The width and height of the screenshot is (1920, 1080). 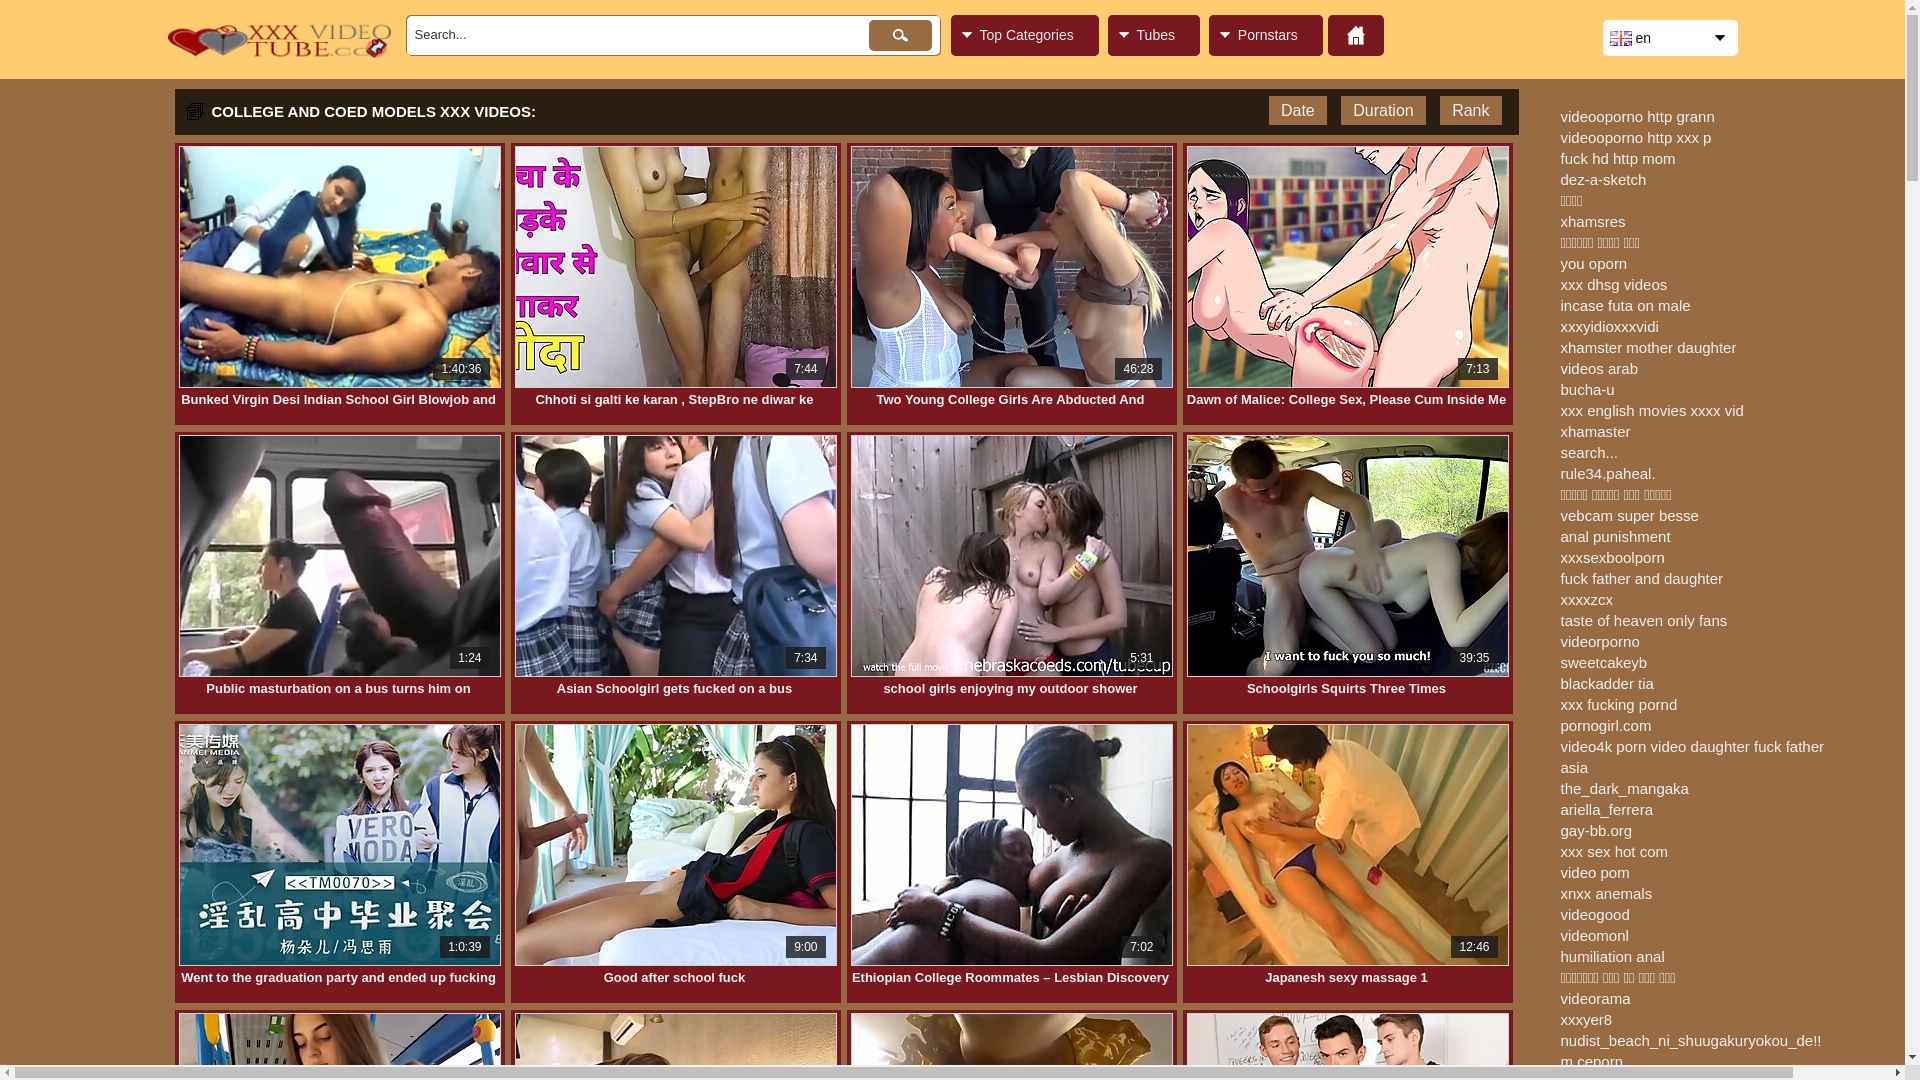 I want to click on 'vebcam super besse', so click(x=1628, y=514).